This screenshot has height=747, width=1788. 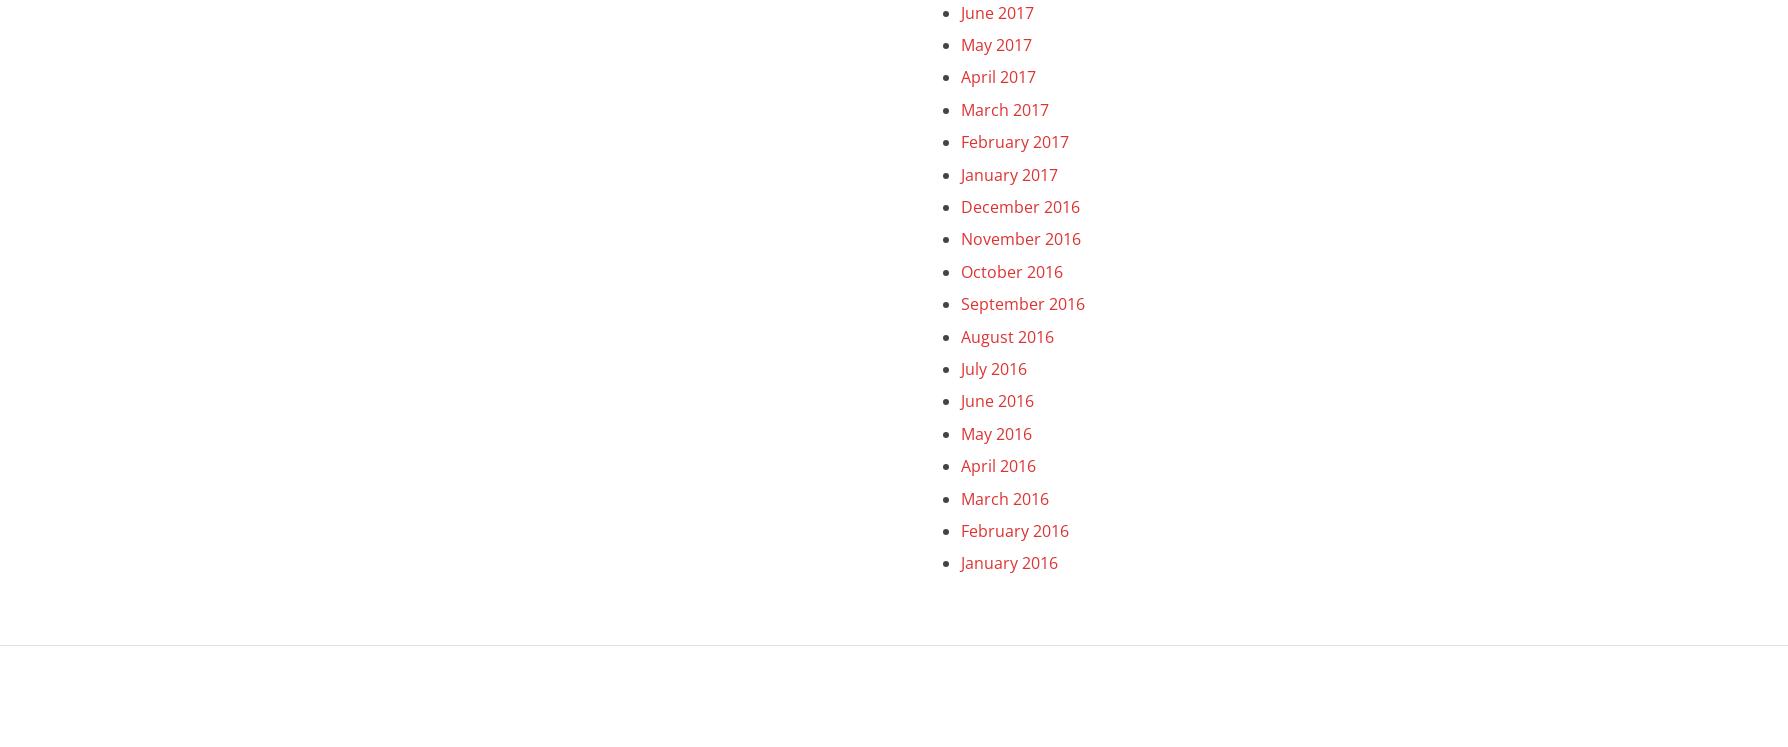 I want to click on 'December 2016', so click(x=1019, y=206).